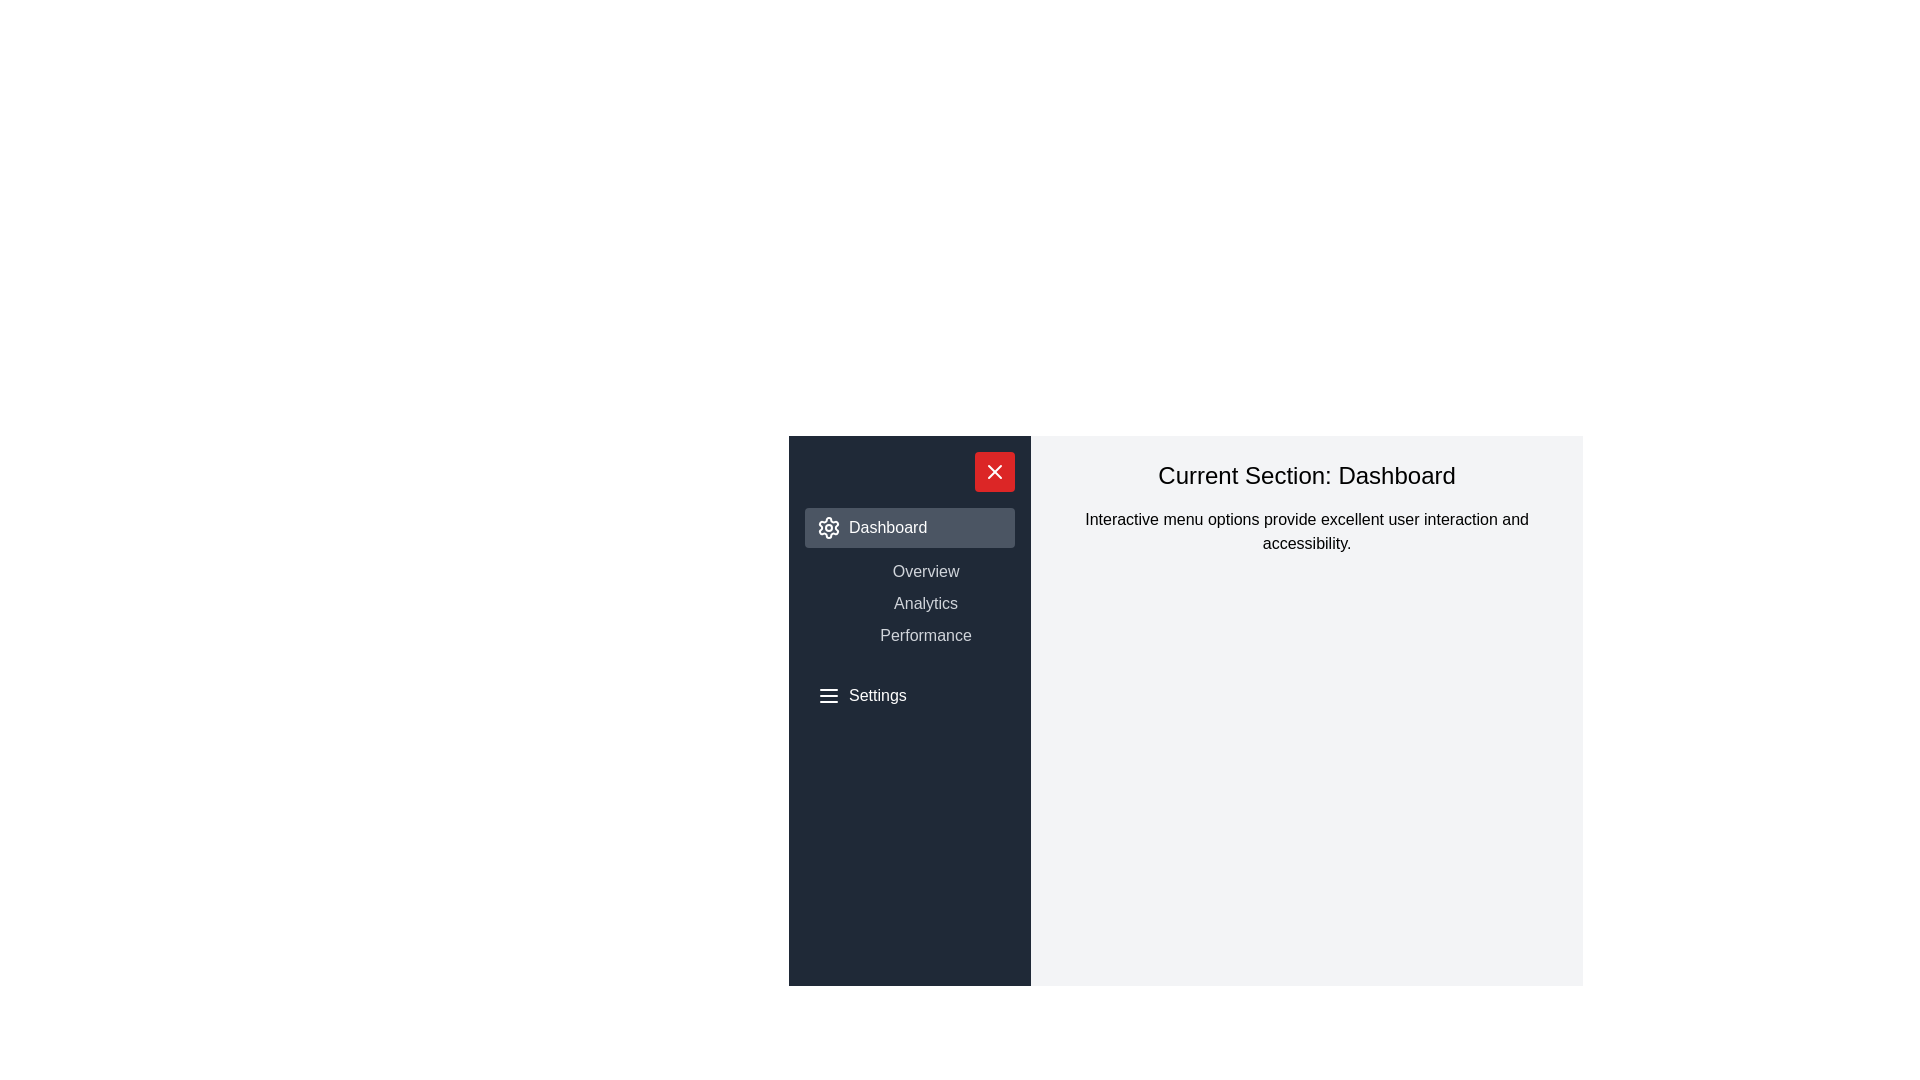 The width and height of the screenshot is (1920, 1080). Describe the element at coordinates (909, 603) in the screenshot. I see `the 'Analytics' text-based navigation link, which is the second item in the sidebar navigation menu, located directly below 'Overview' and above 'Performance'` at that location.